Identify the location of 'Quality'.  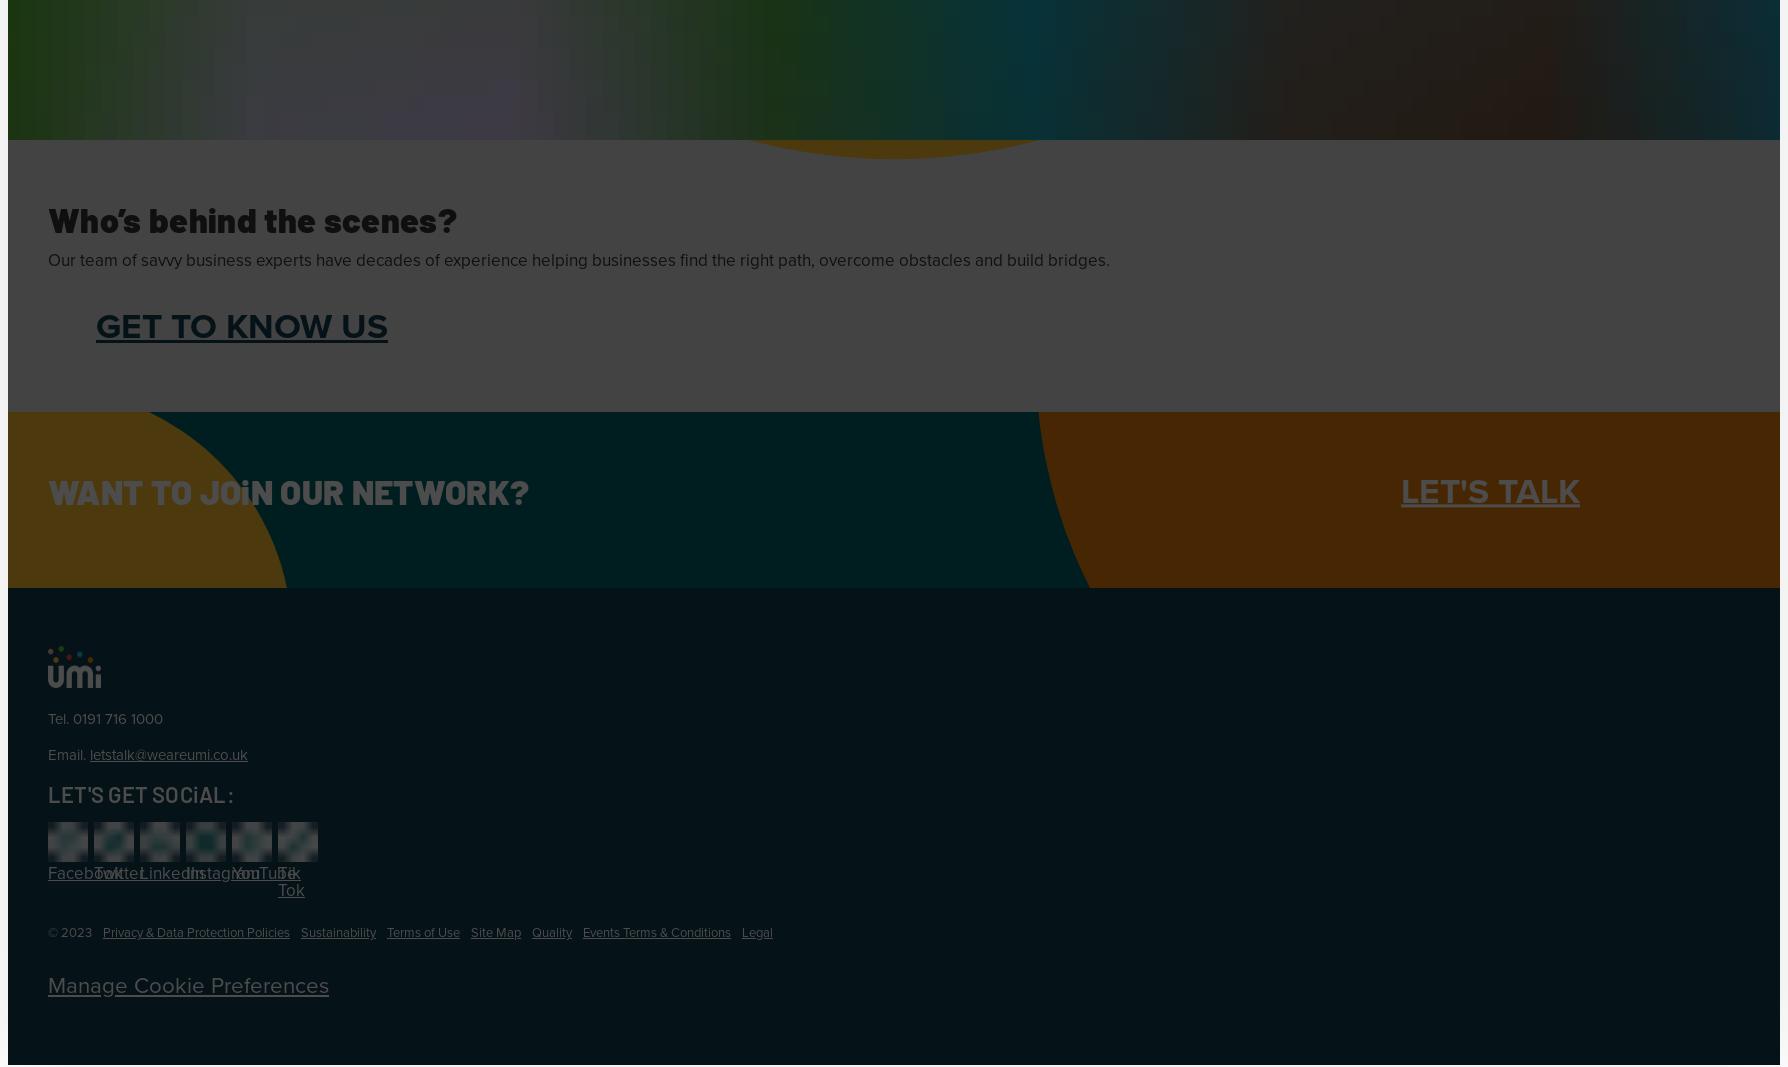
(551, 932).